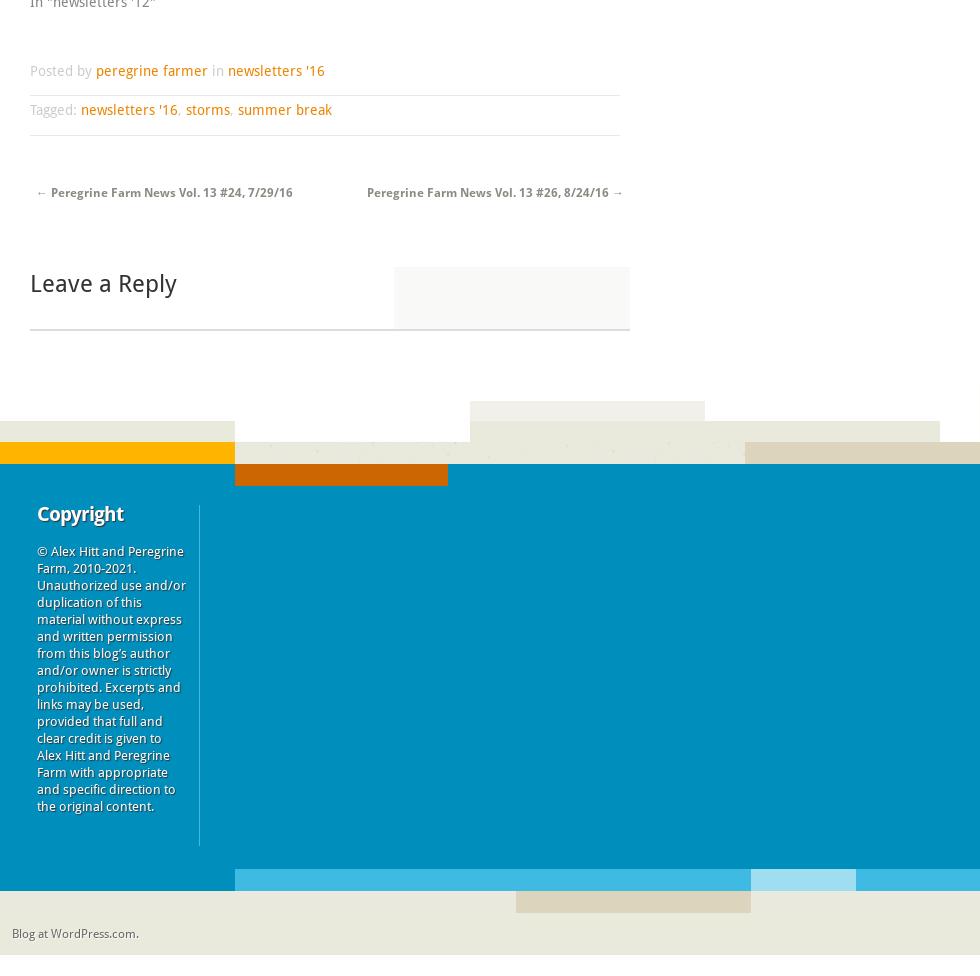  Describe the element at coordinates (151, 69) in the screenshot. I see `'peregrine farmer'` at that location.